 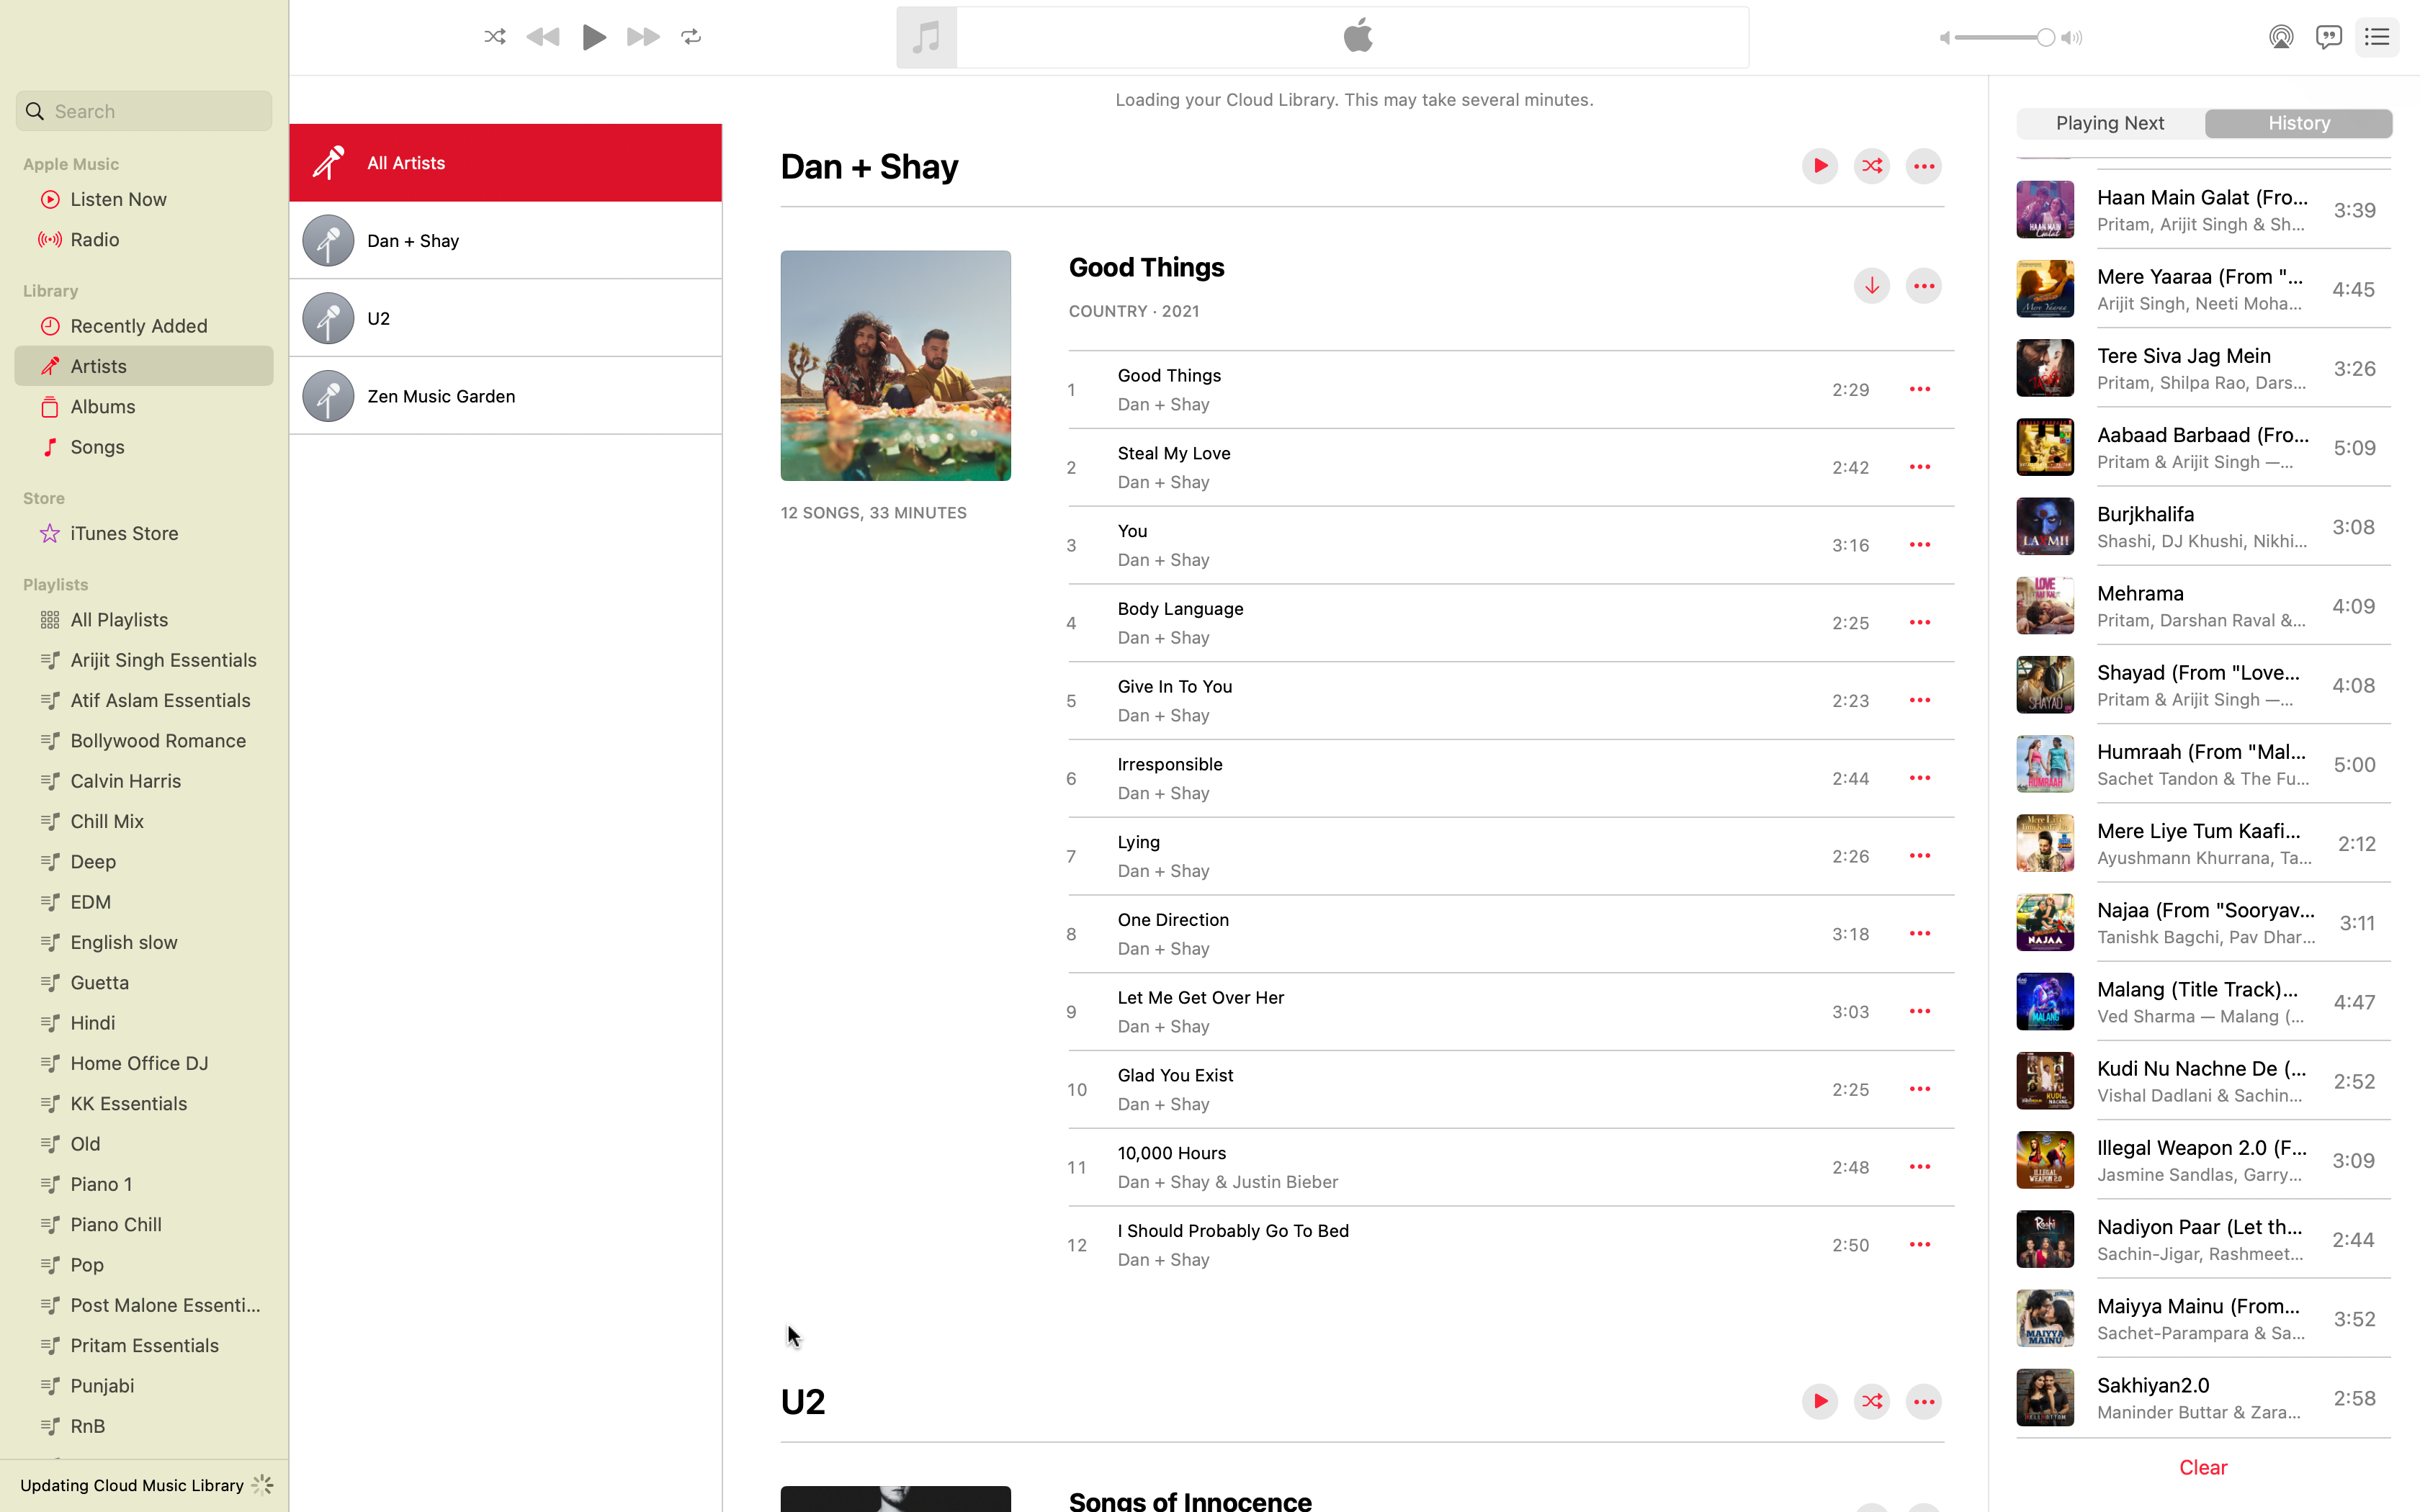 I want to click on the extended choices for the music "Give In To You, so click(x=1920, y=699).